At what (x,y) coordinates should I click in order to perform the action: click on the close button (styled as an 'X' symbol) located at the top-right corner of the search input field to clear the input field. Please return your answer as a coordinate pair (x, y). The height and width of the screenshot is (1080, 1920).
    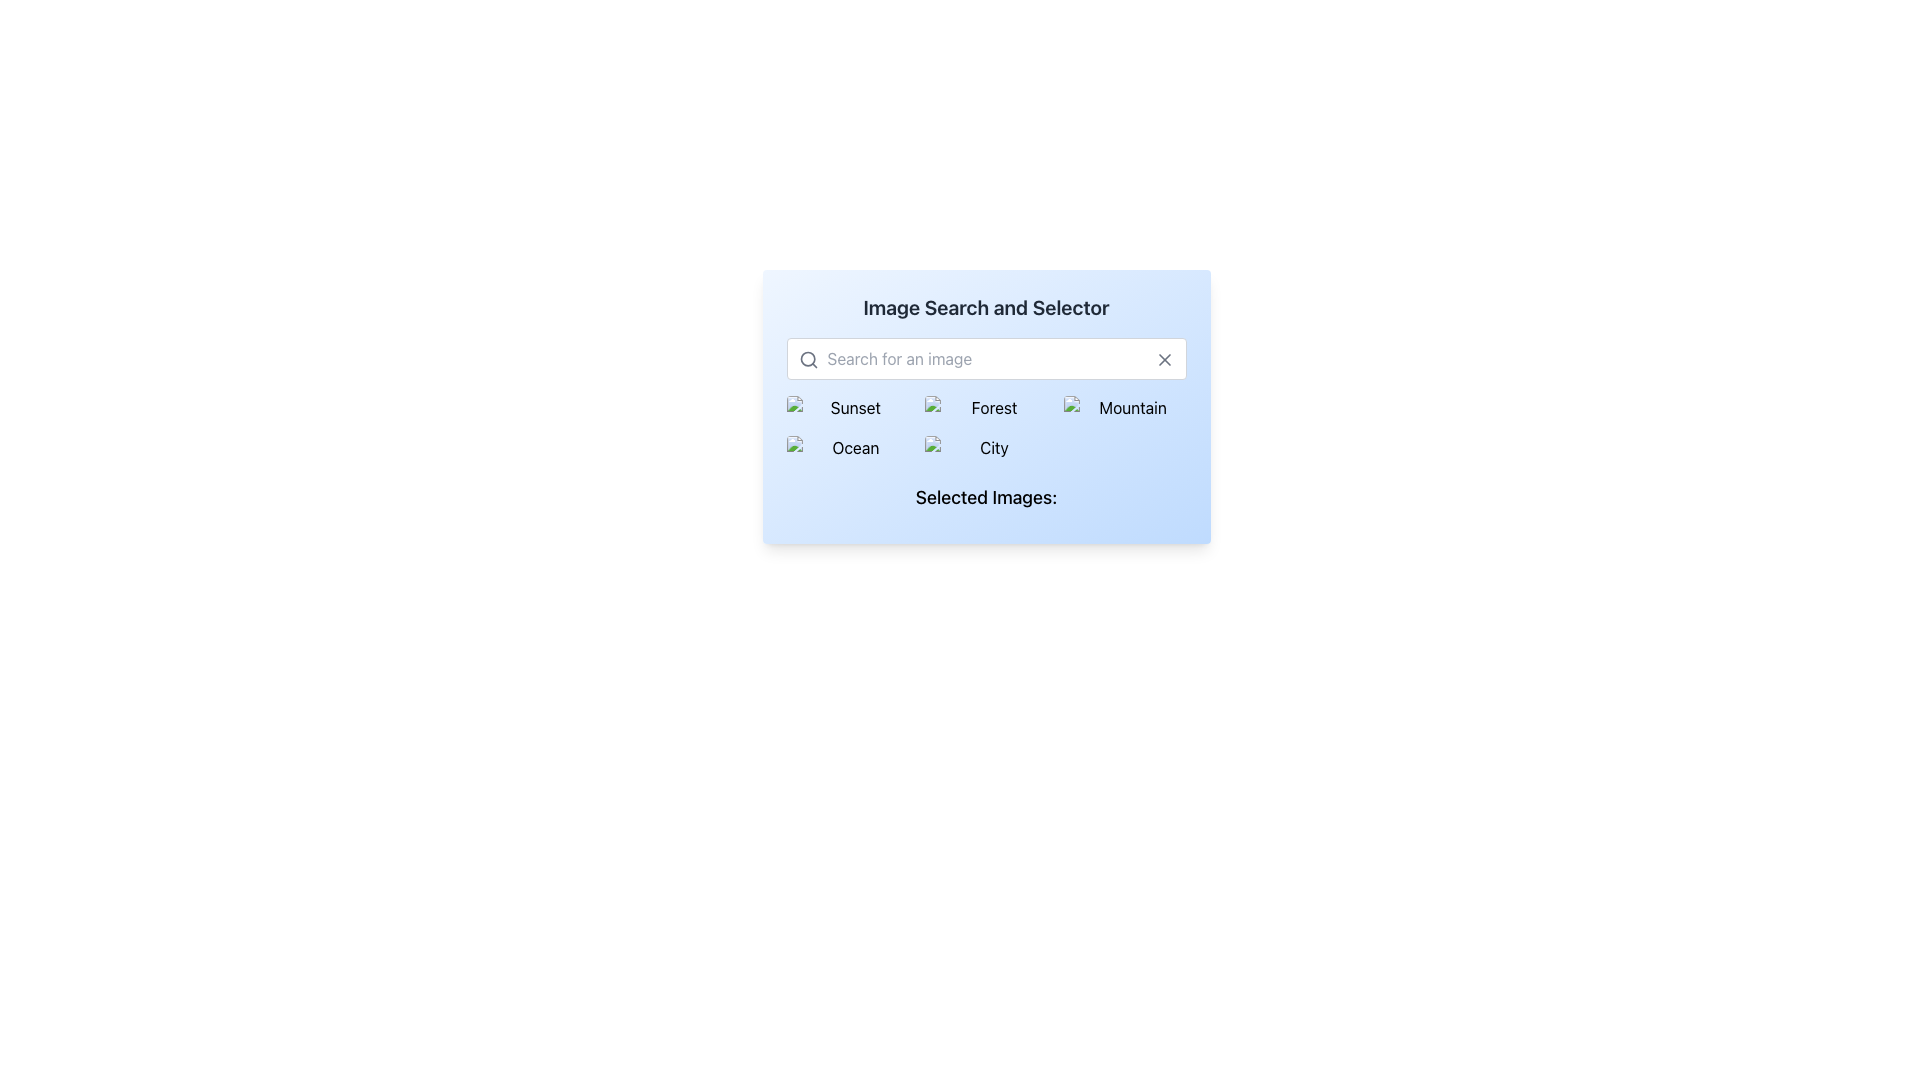
    Looking at the image, I should click on (1164, 358).